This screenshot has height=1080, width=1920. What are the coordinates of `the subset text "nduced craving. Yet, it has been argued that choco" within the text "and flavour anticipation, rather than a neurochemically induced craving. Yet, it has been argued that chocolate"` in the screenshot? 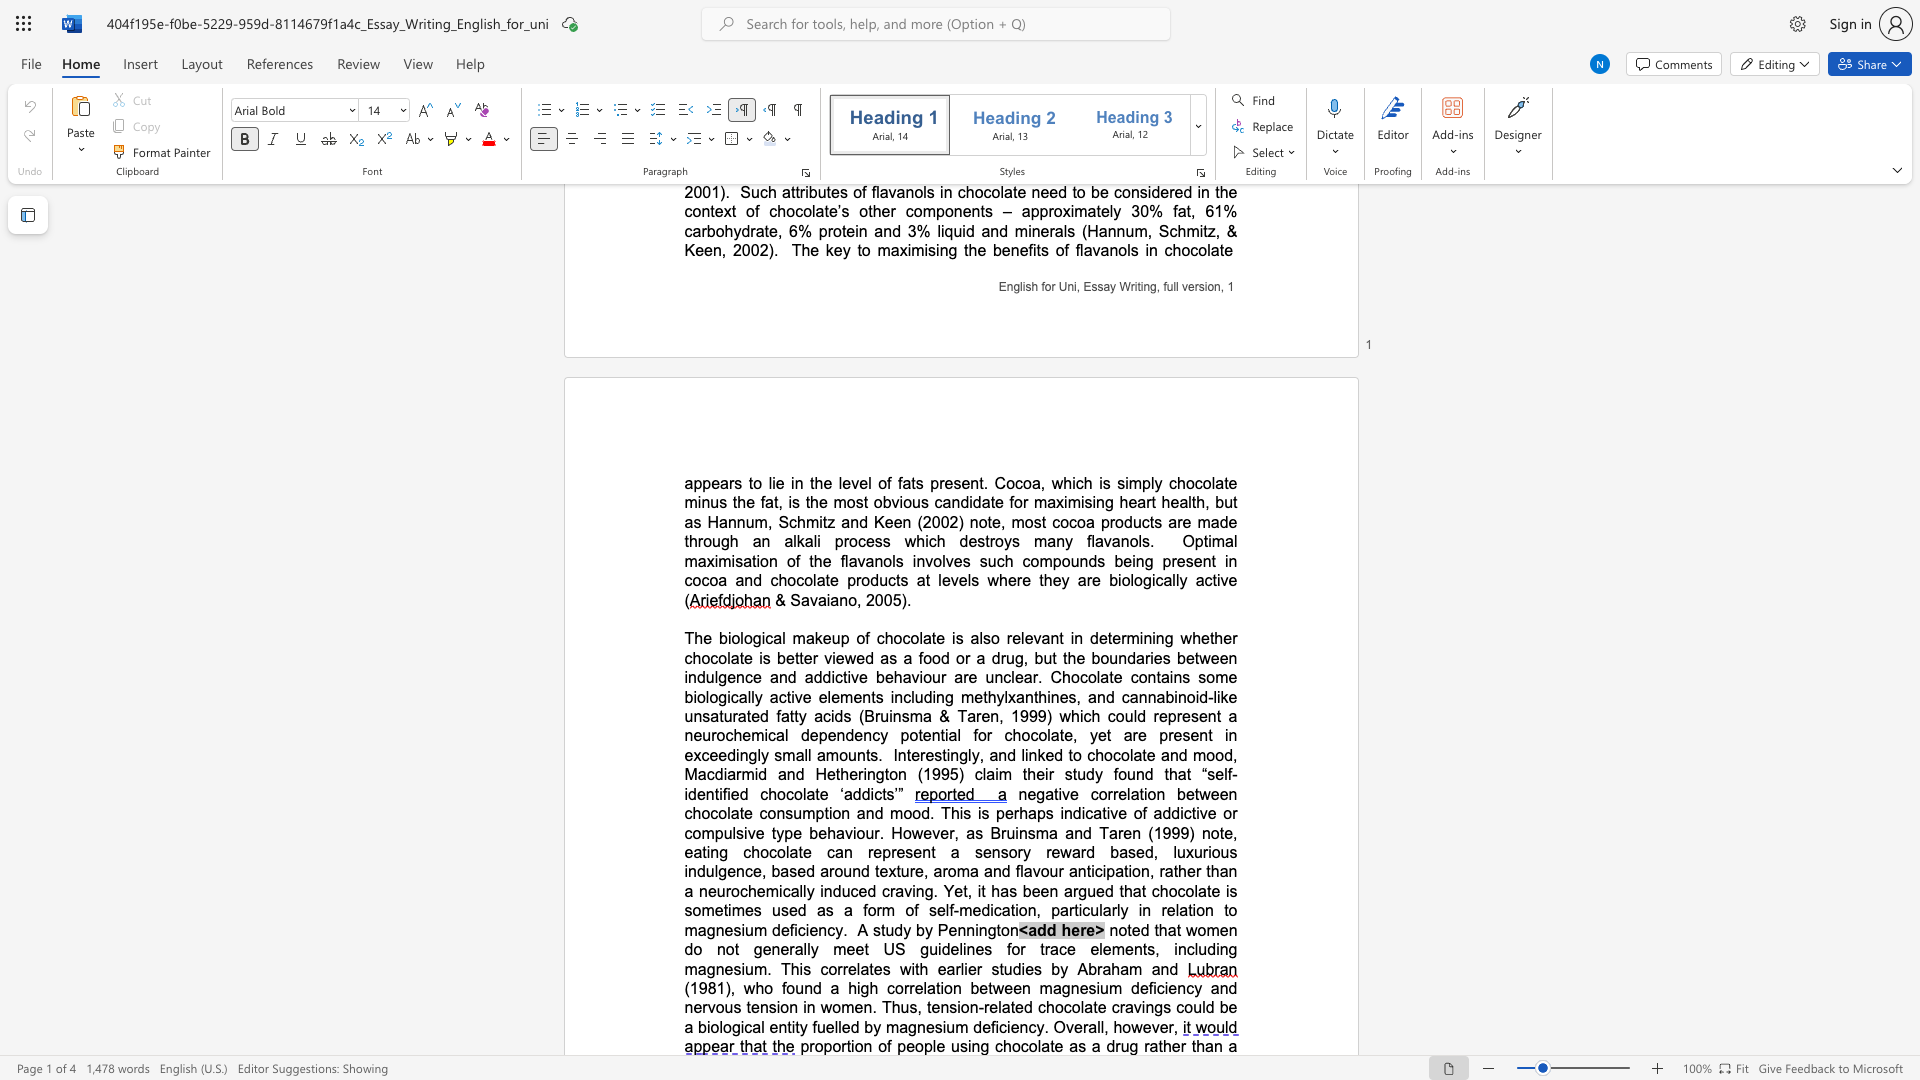 It's located at (823, 890).